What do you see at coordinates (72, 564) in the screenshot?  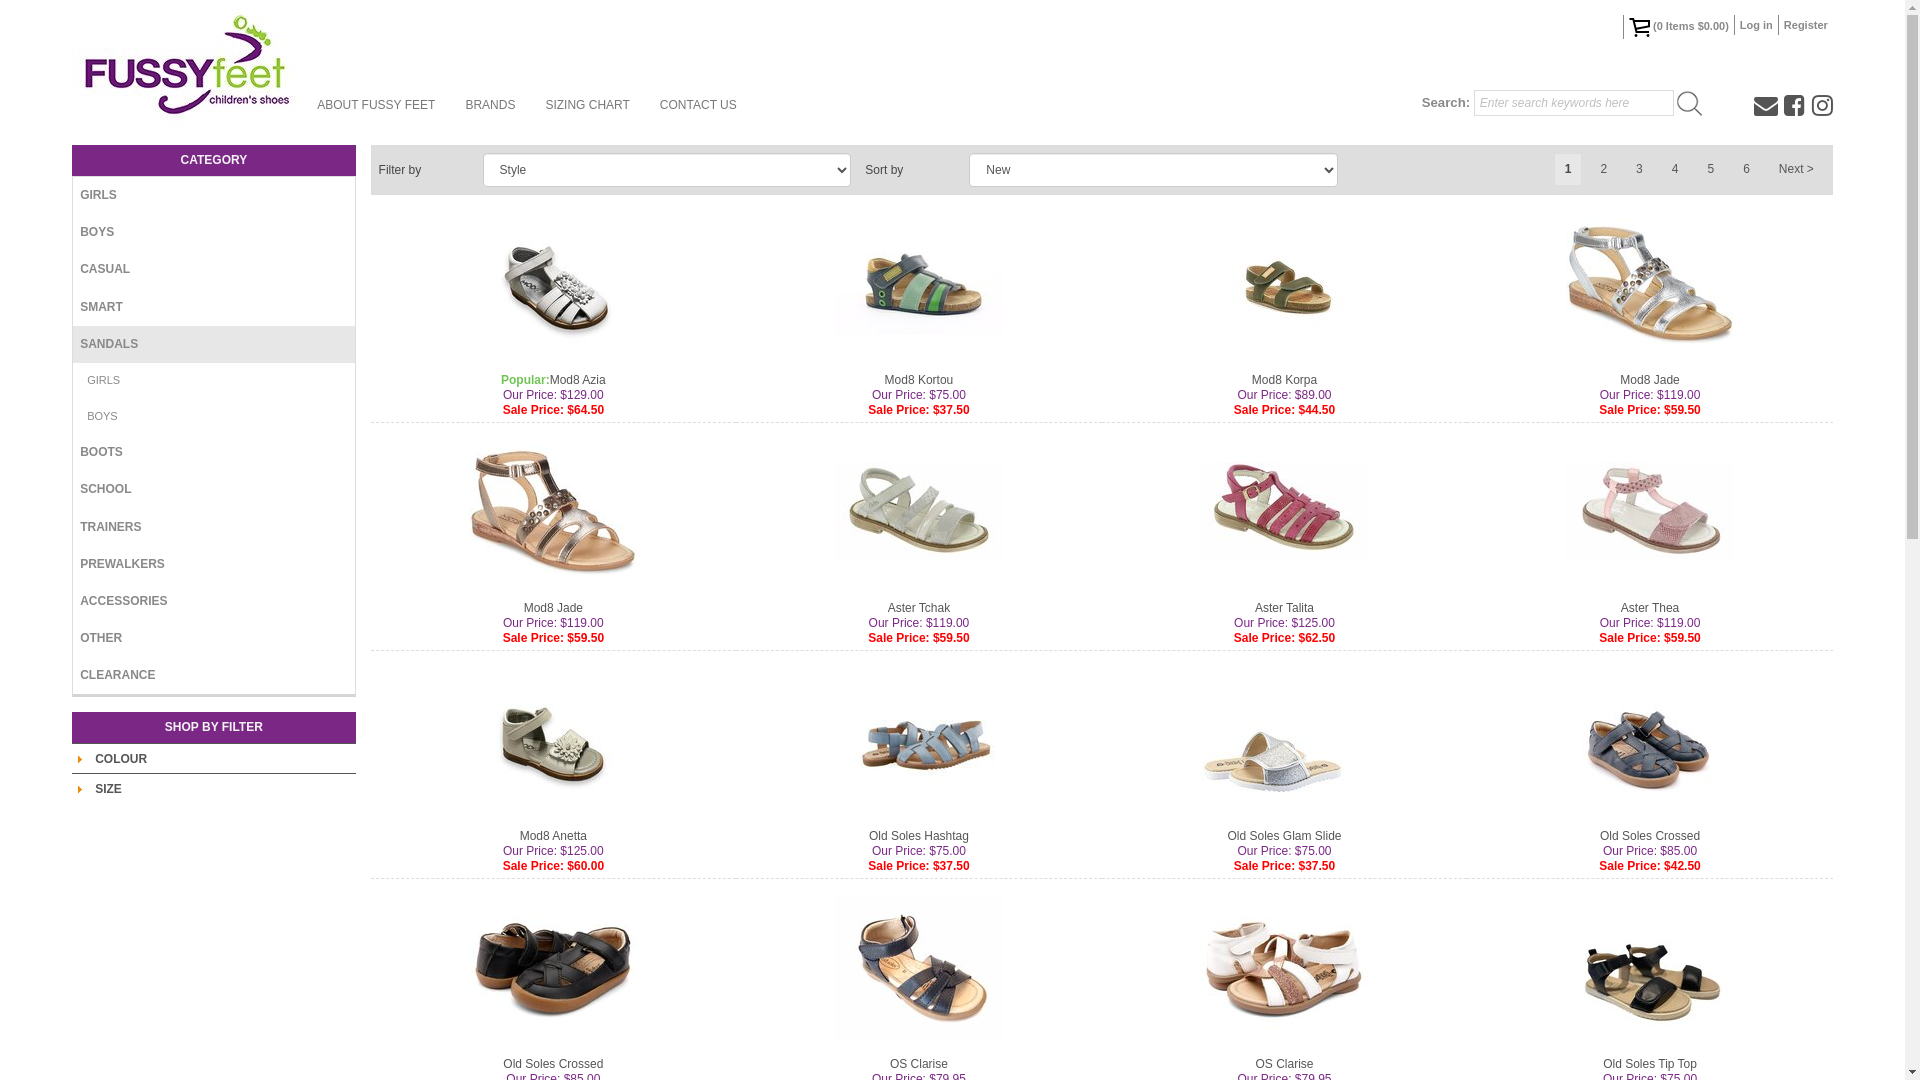 I see `'PREWALKERS'` at bounding box center [72, 564].